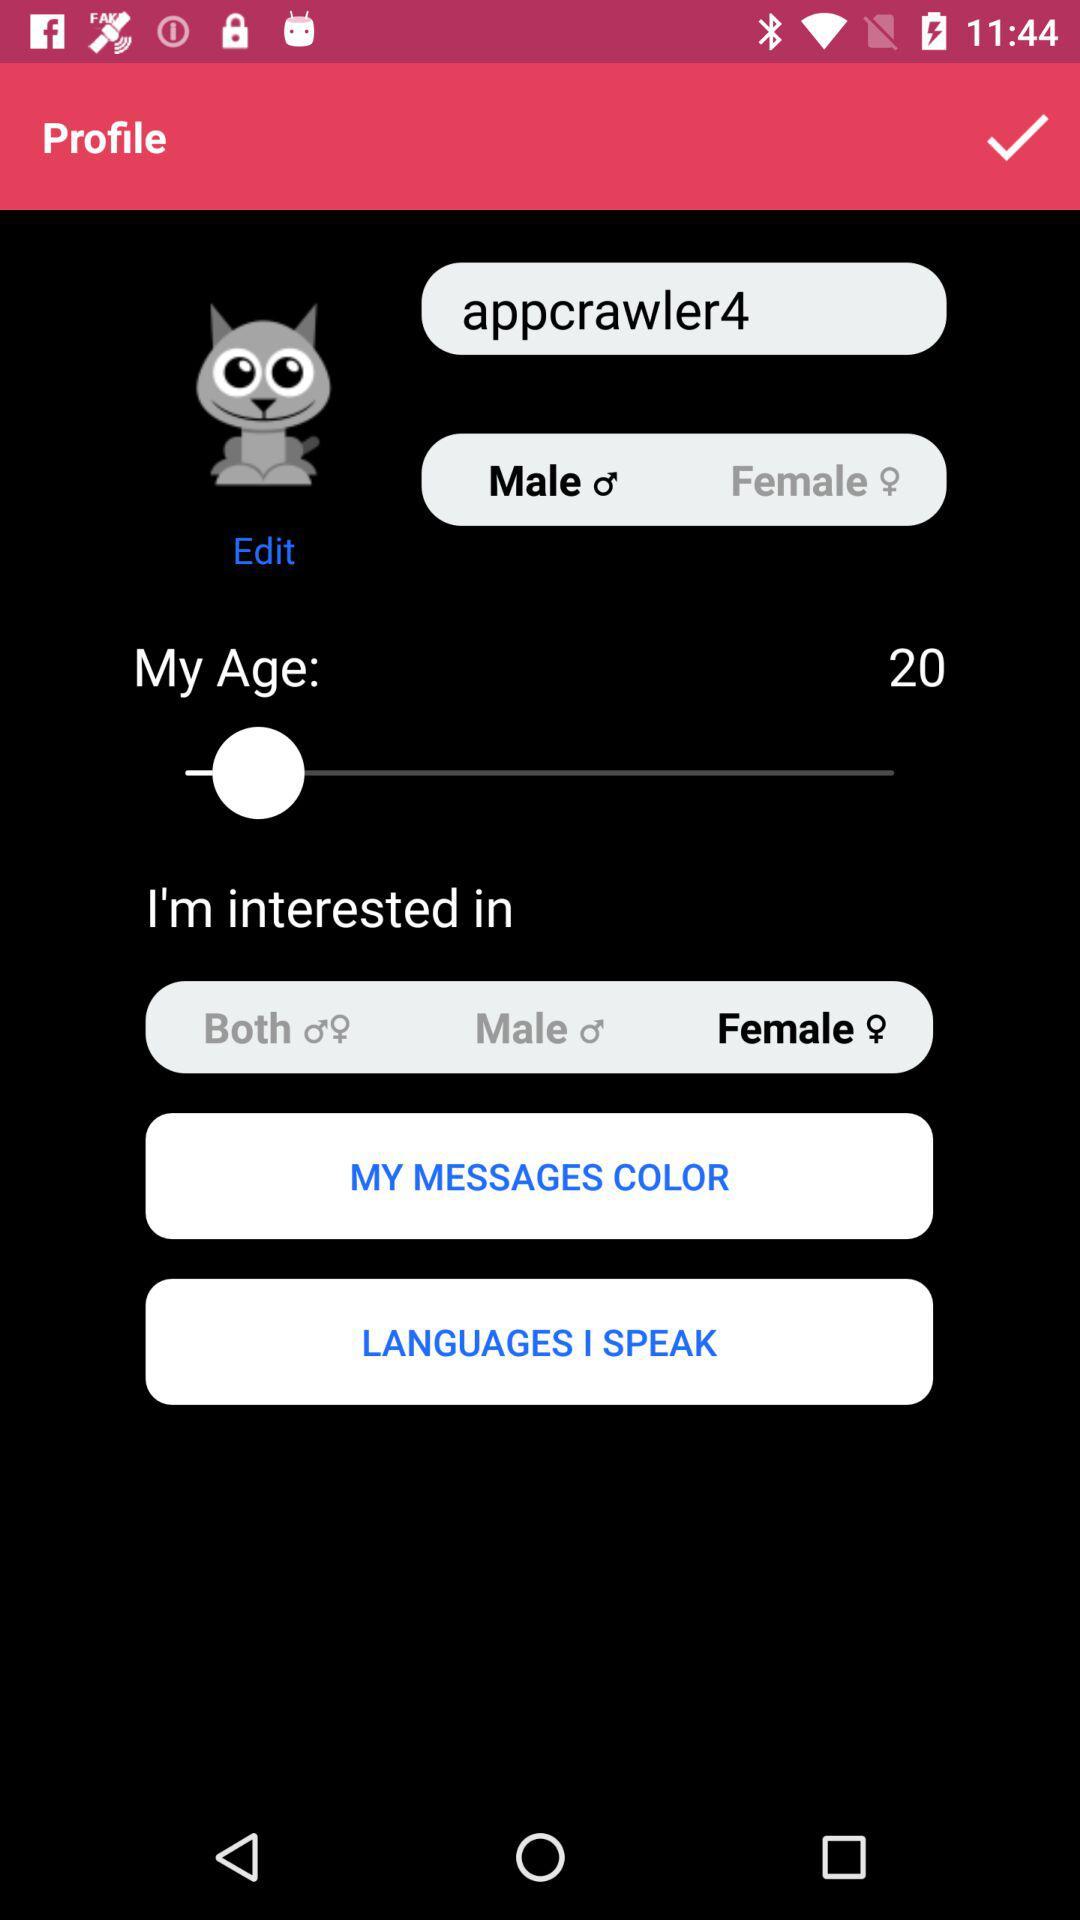 Image resolution: width=1080 pixels, height=1920 pixels. I want to click on item above appcrawler4 icon, so click(1017, 135).